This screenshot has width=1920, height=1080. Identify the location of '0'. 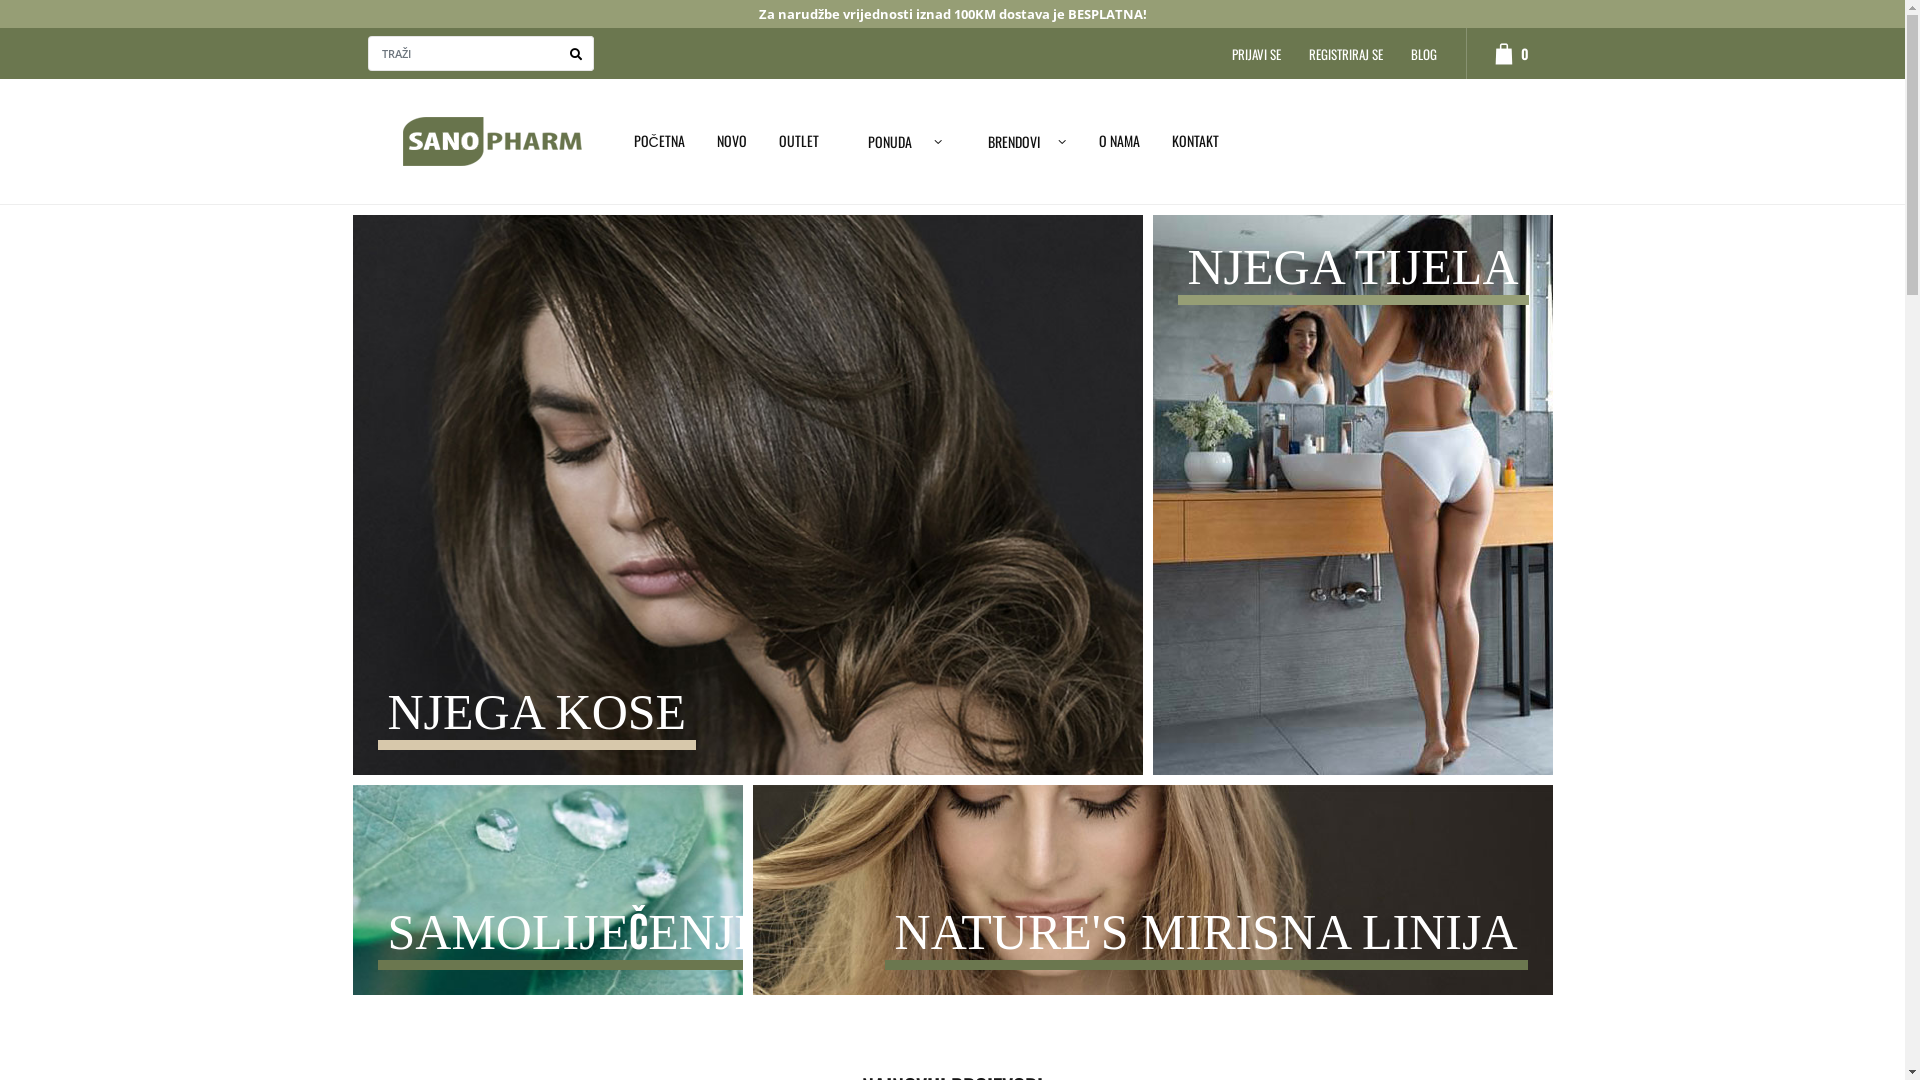
(1465, 52).